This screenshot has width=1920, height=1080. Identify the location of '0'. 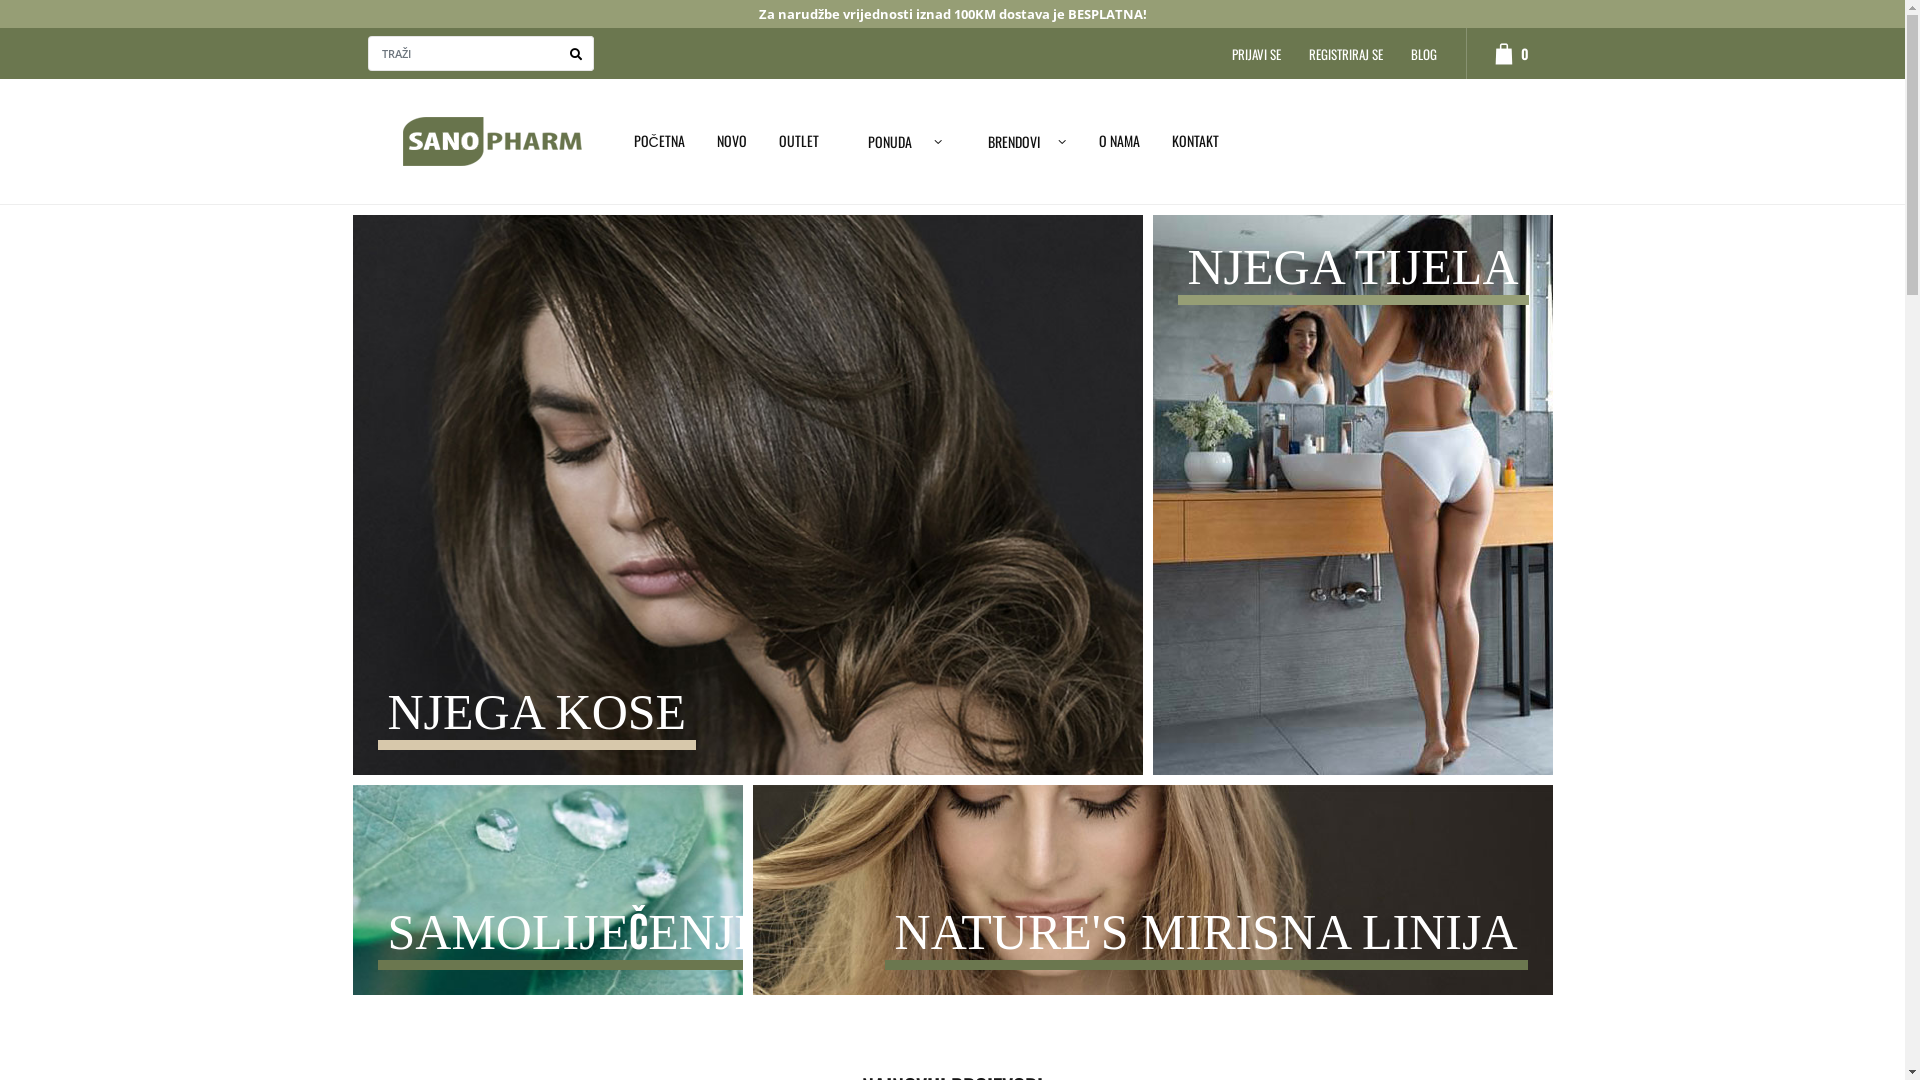
(1465, 52).